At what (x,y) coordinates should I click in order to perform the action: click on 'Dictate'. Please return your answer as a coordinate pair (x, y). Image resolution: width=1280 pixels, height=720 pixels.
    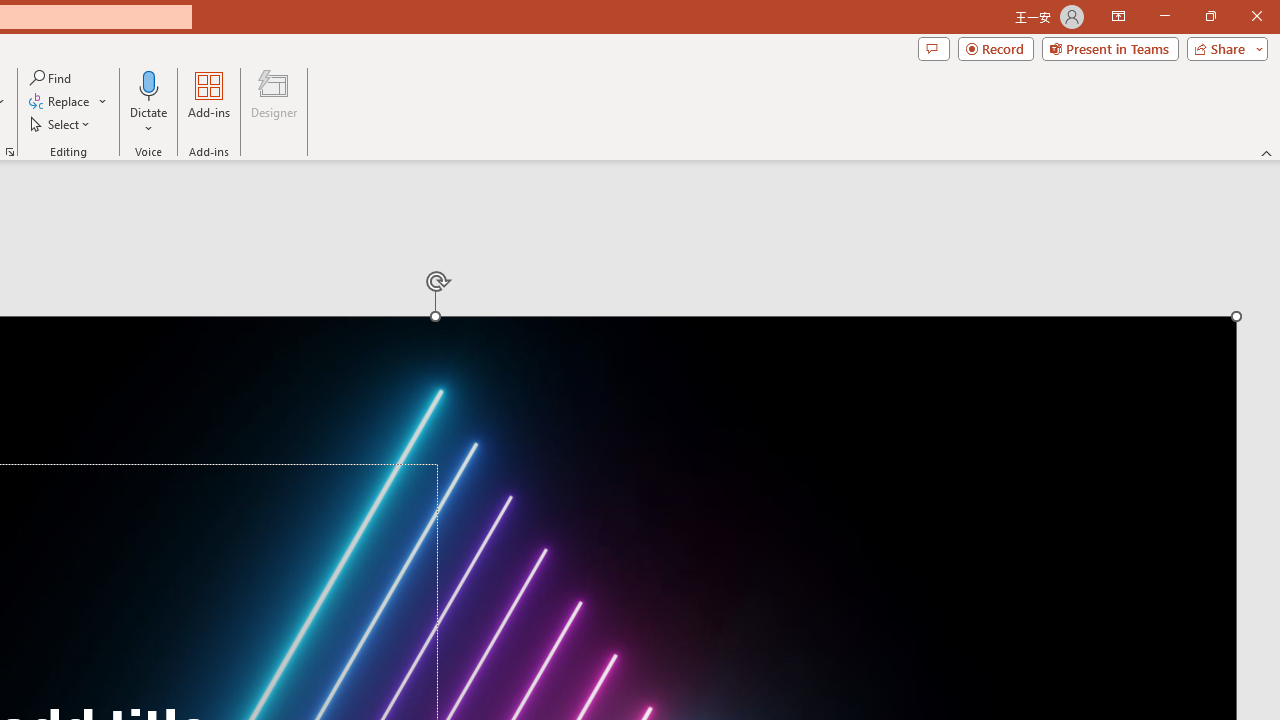
    Looking at the image, I should click on (148, 103).